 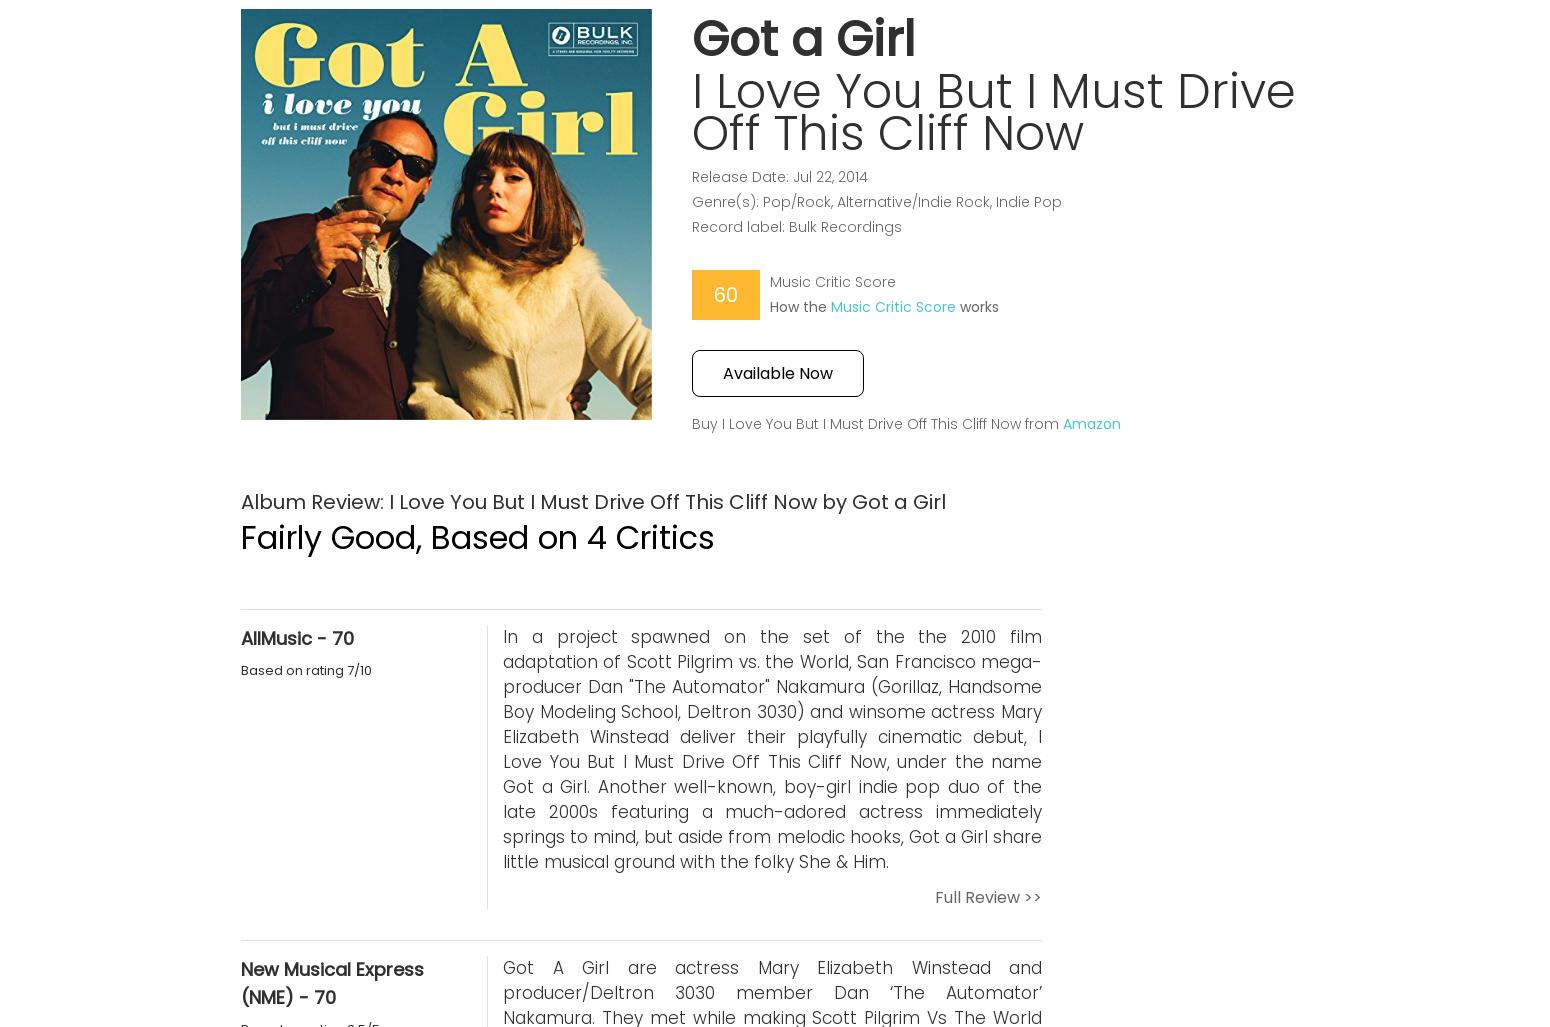 What do you see at coordinates (691, 110) in the screenshot?
I see `'I Love You But I Must Drive Off This Cliff Now'` at bounding box center [691, 110].